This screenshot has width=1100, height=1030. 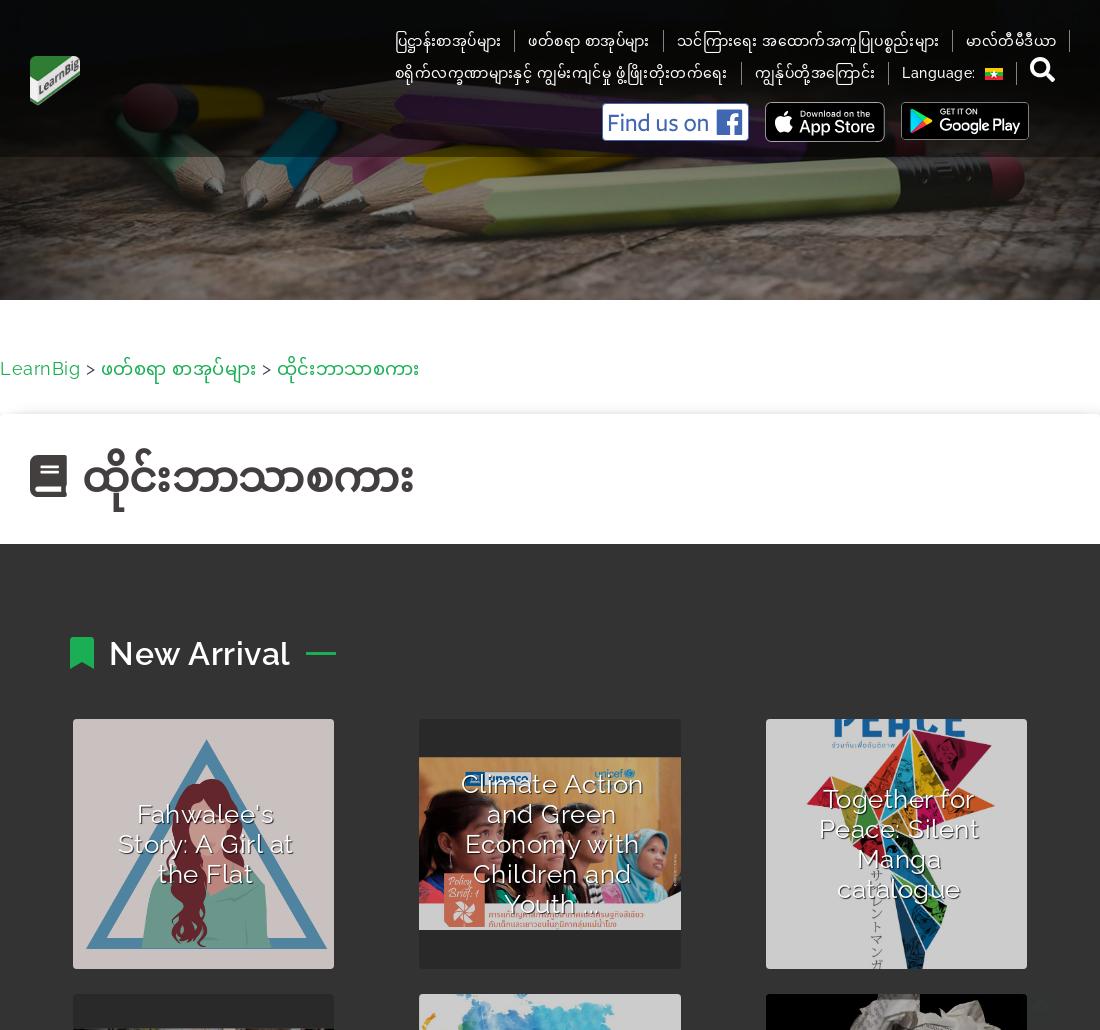 I want to click on 'Climate Action and Green Economy with Children and Youth ...', so click(x=550, y=841).